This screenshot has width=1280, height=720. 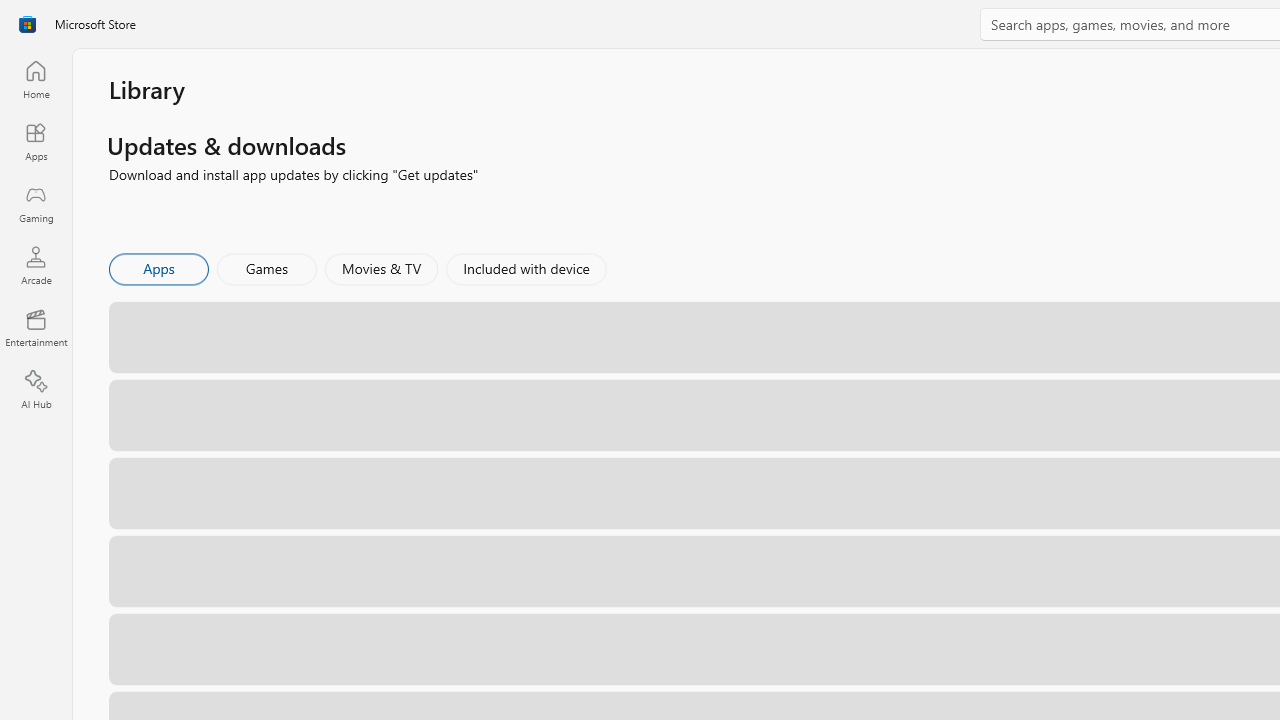 I want to click on 'Home', so click(x=35, y=78).